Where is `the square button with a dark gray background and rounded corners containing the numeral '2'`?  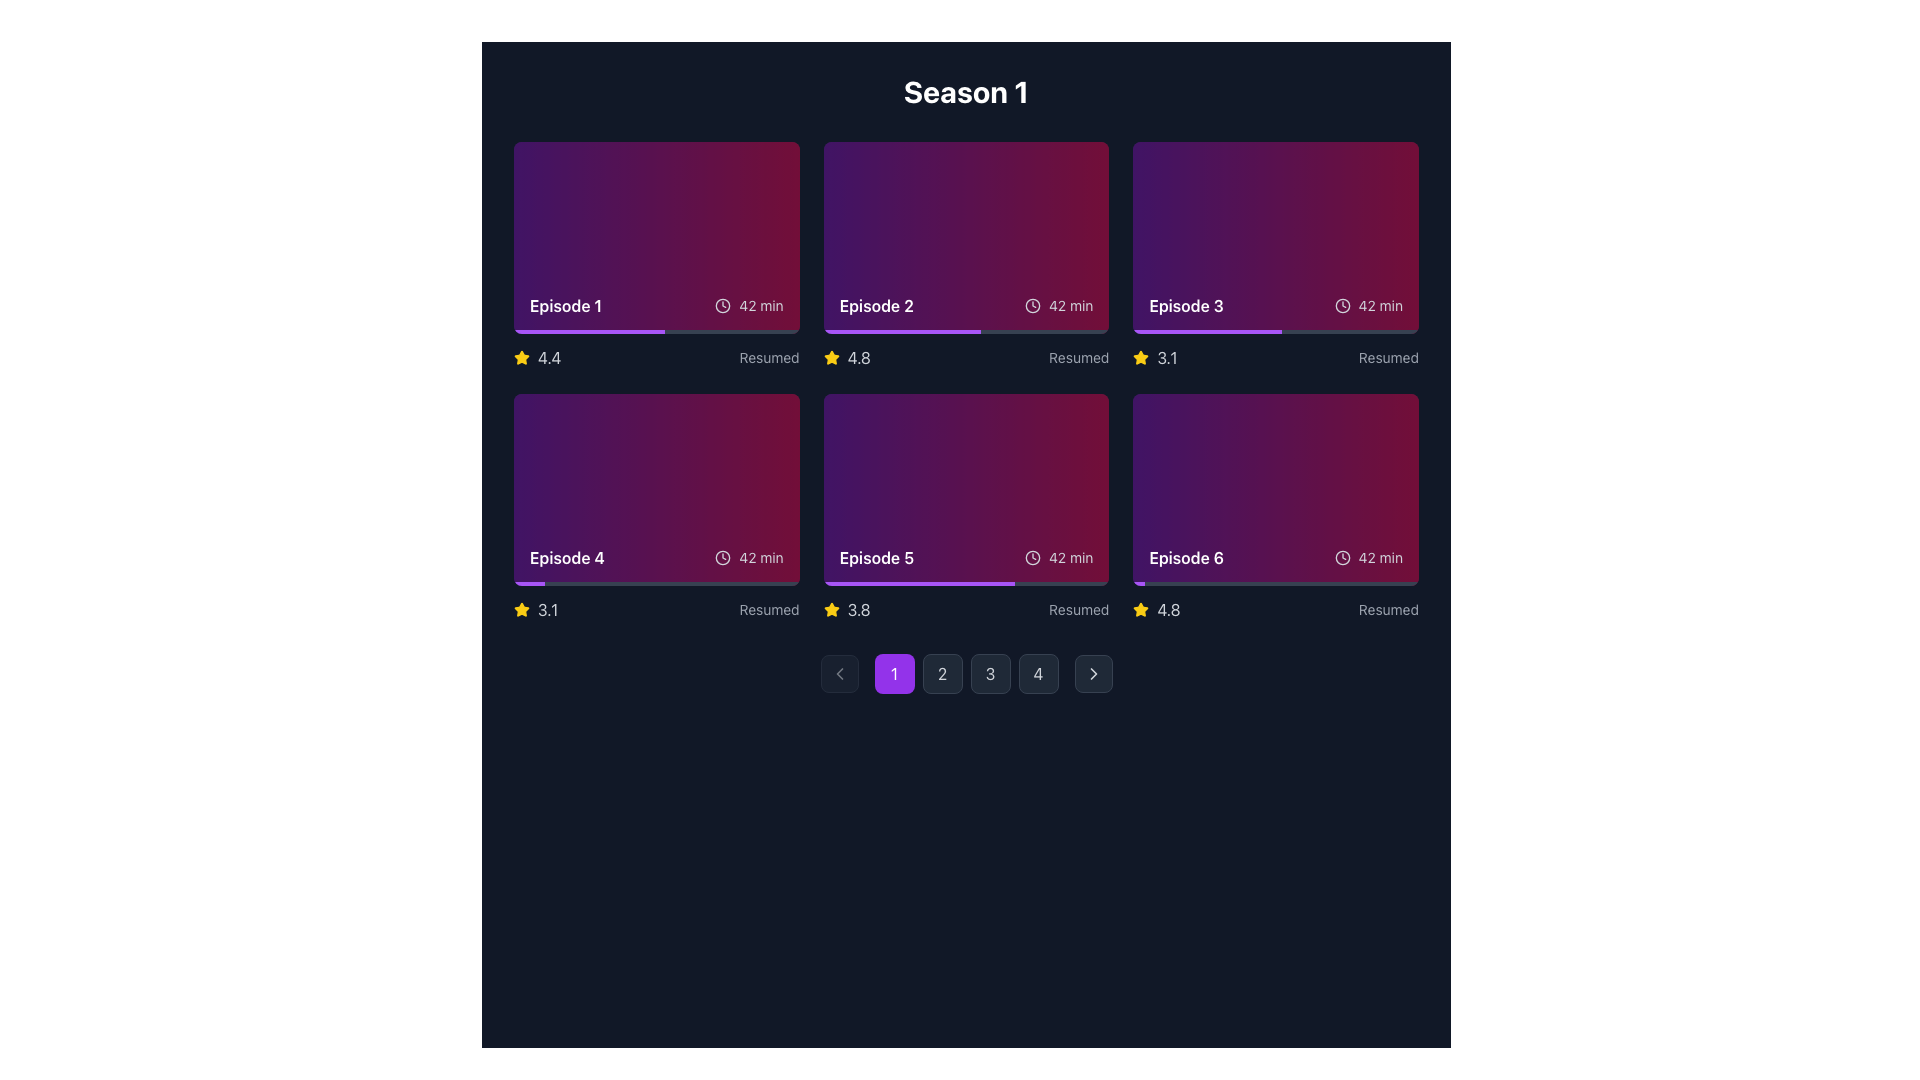
the square button with a dark gray background and rounded corners containing the numeral '2' is located at coordinates (941, 674).